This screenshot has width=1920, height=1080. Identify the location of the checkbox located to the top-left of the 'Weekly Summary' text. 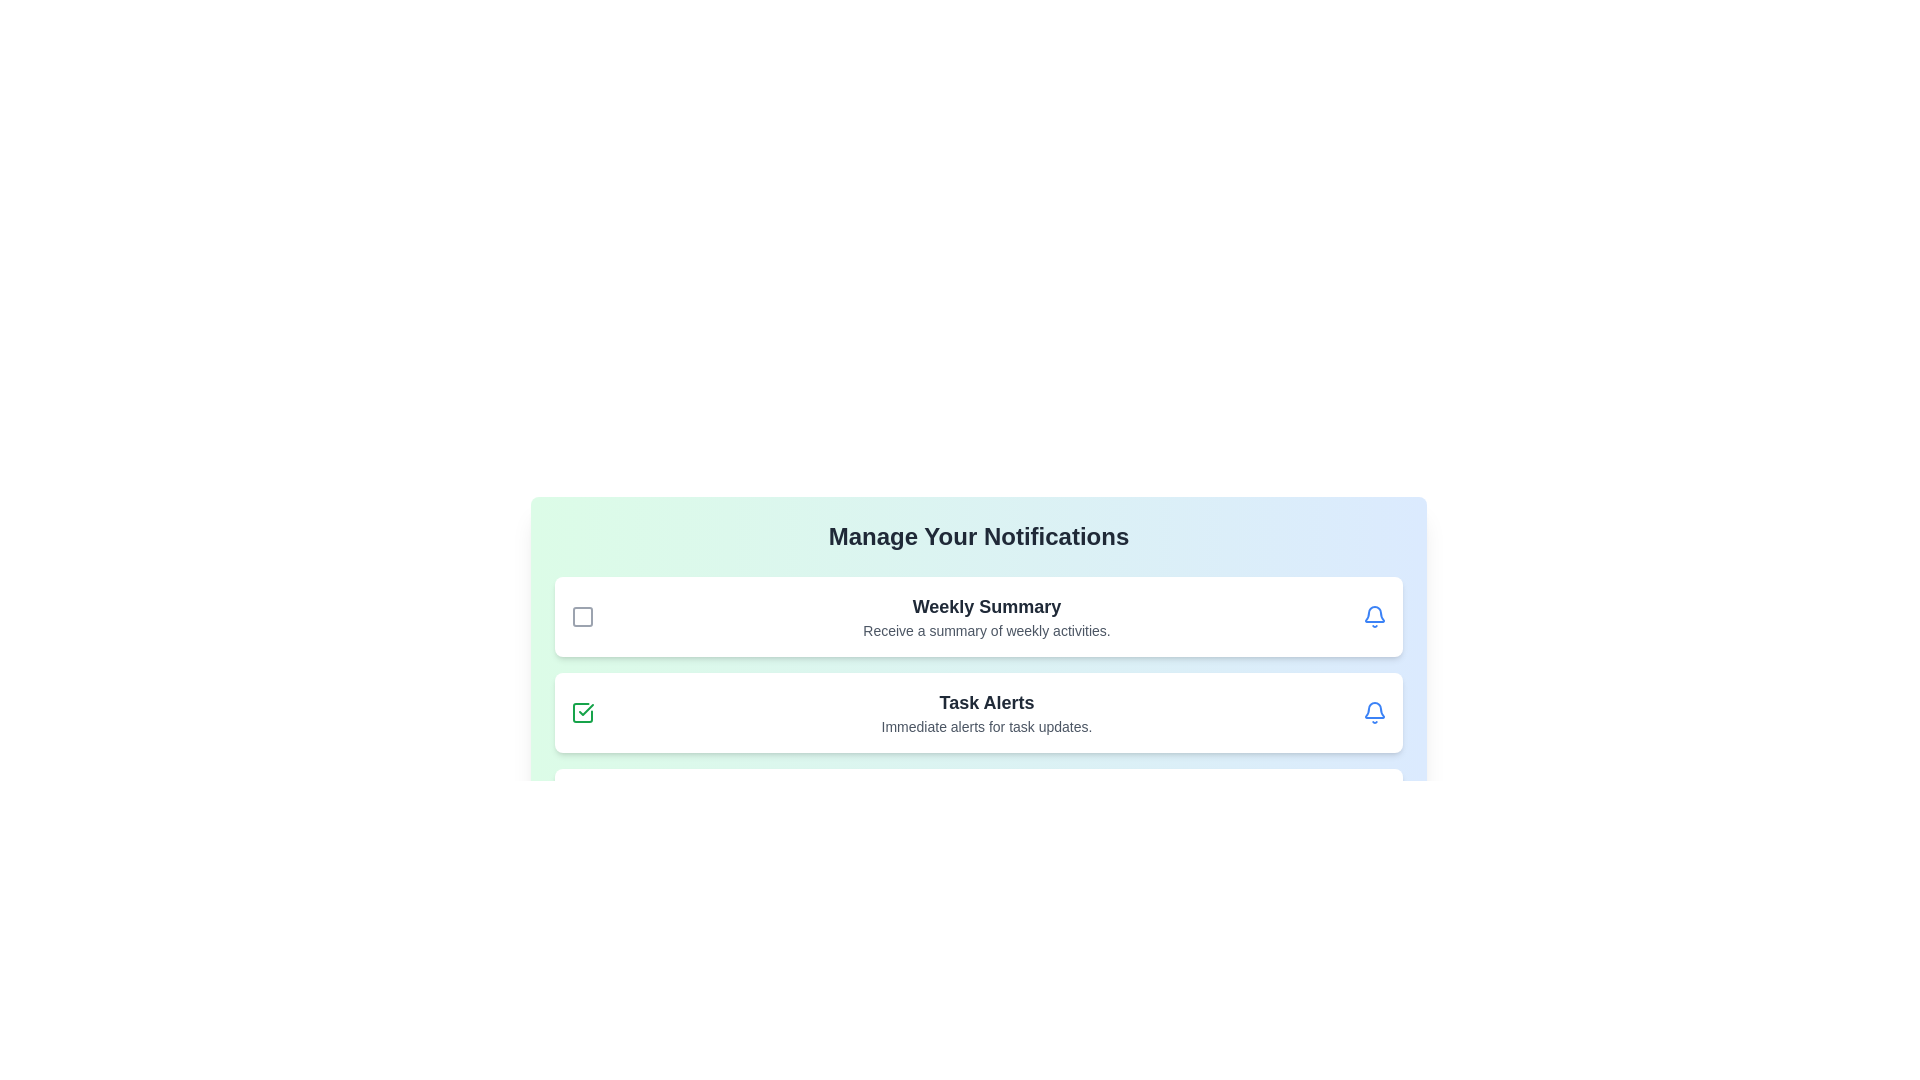
(581, 616).